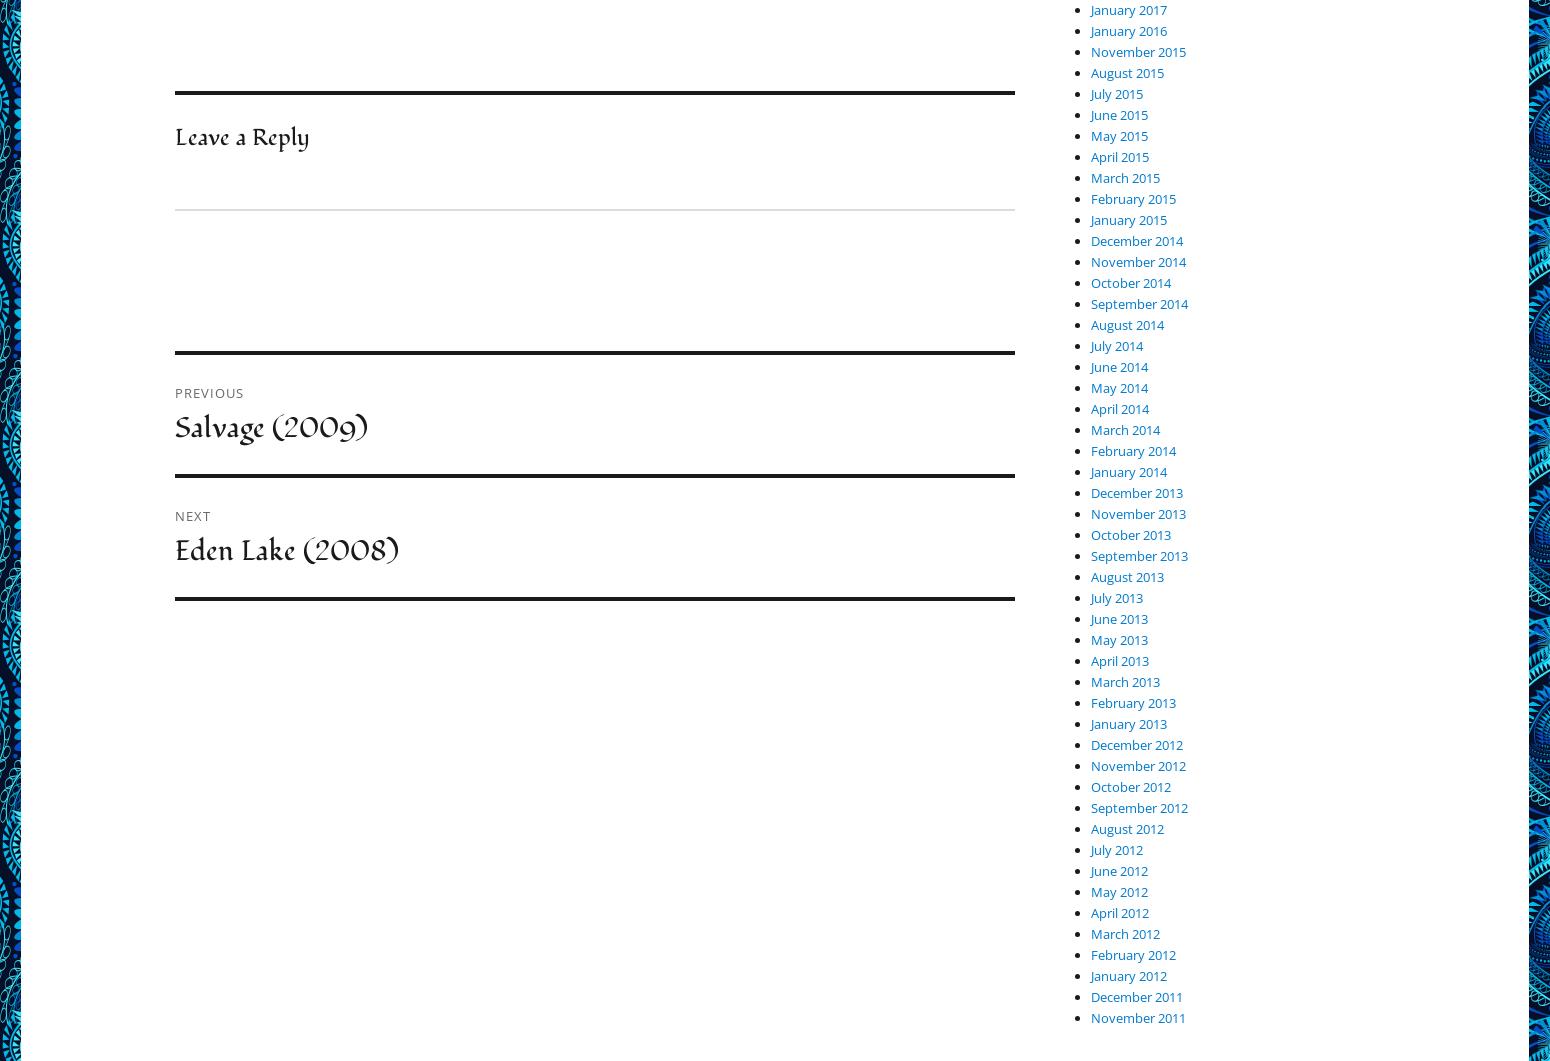  I want to click on 'November 2011', so click(1137, 1017).